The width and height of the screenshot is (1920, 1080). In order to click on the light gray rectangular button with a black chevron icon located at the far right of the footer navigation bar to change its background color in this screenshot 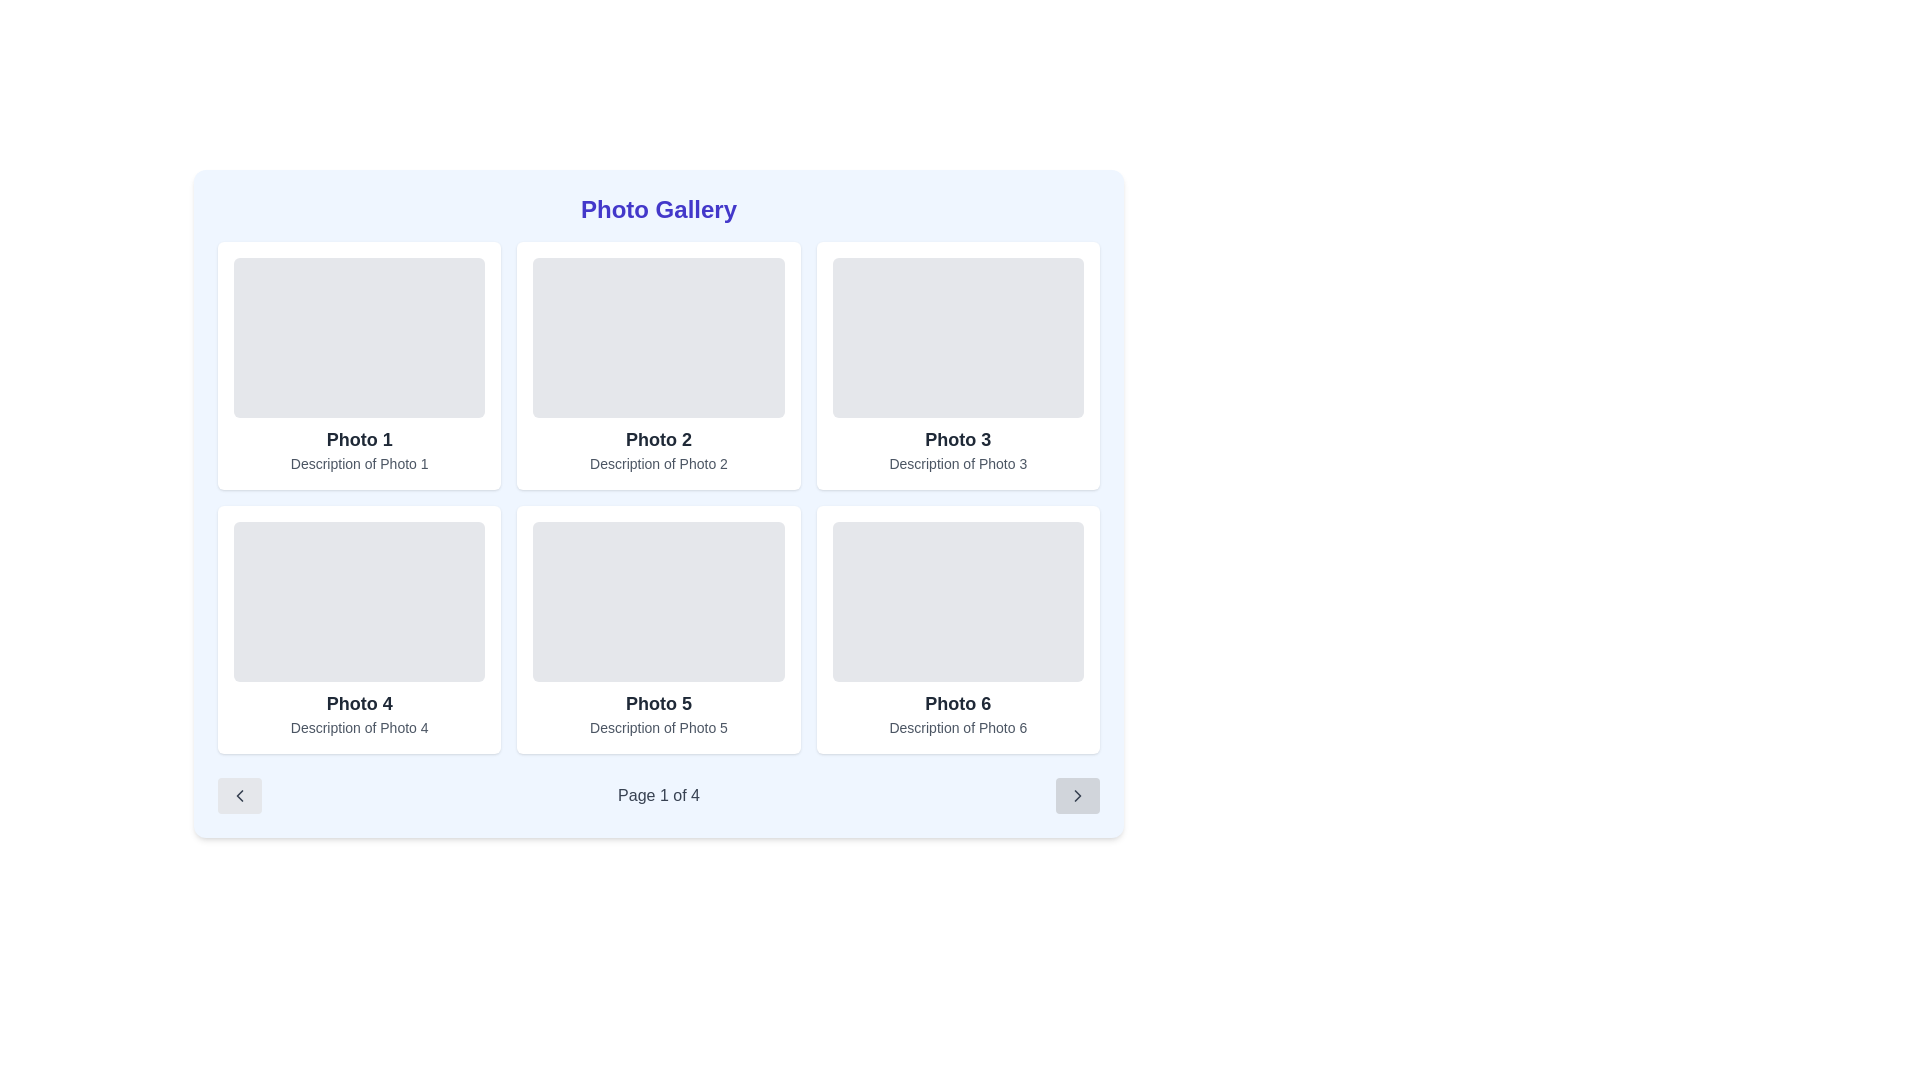, I will do `click(1076, 794)`.